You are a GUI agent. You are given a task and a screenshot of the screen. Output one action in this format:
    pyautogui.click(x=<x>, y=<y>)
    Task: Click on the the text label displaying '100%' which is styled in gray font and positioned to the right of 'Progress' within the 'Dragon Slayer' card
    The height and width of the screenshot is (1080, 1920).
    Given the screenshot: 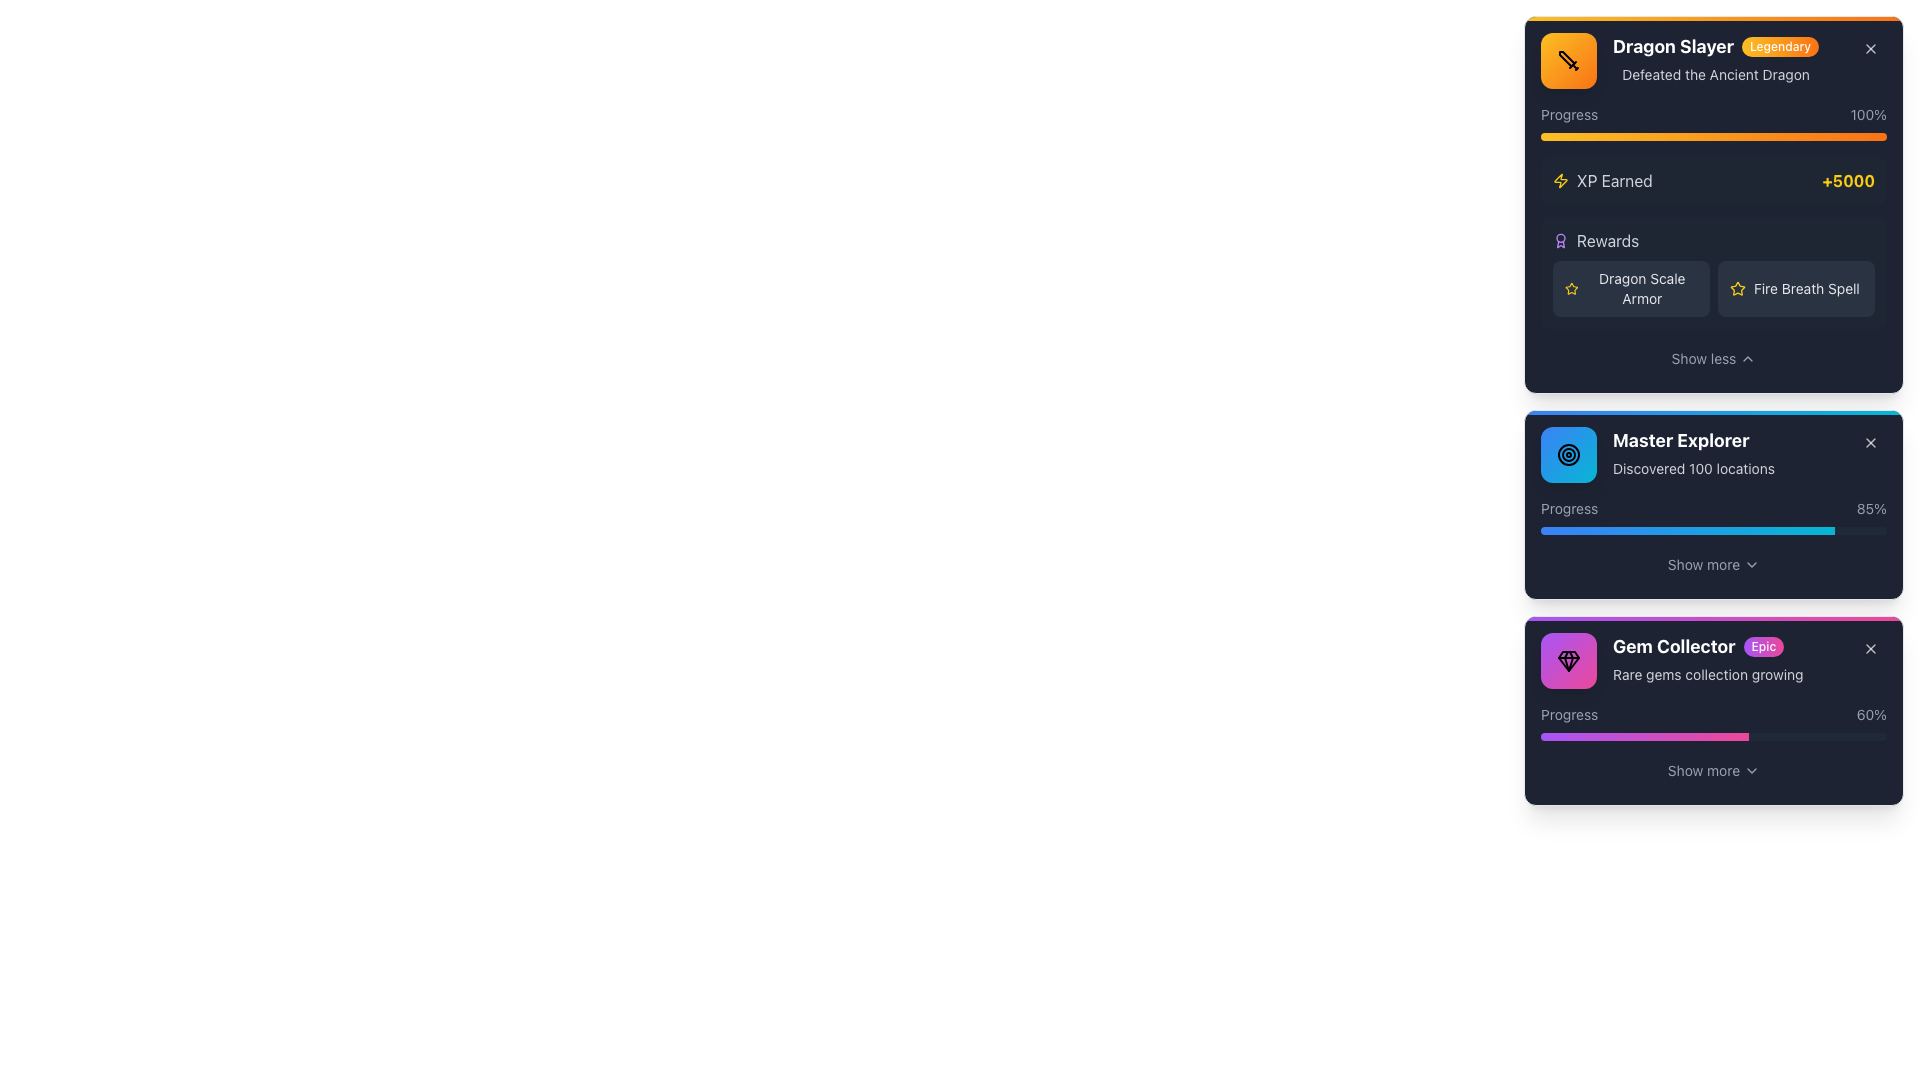 What is the action you would take?
    pyautogui.click(x=1867, y=115)
    